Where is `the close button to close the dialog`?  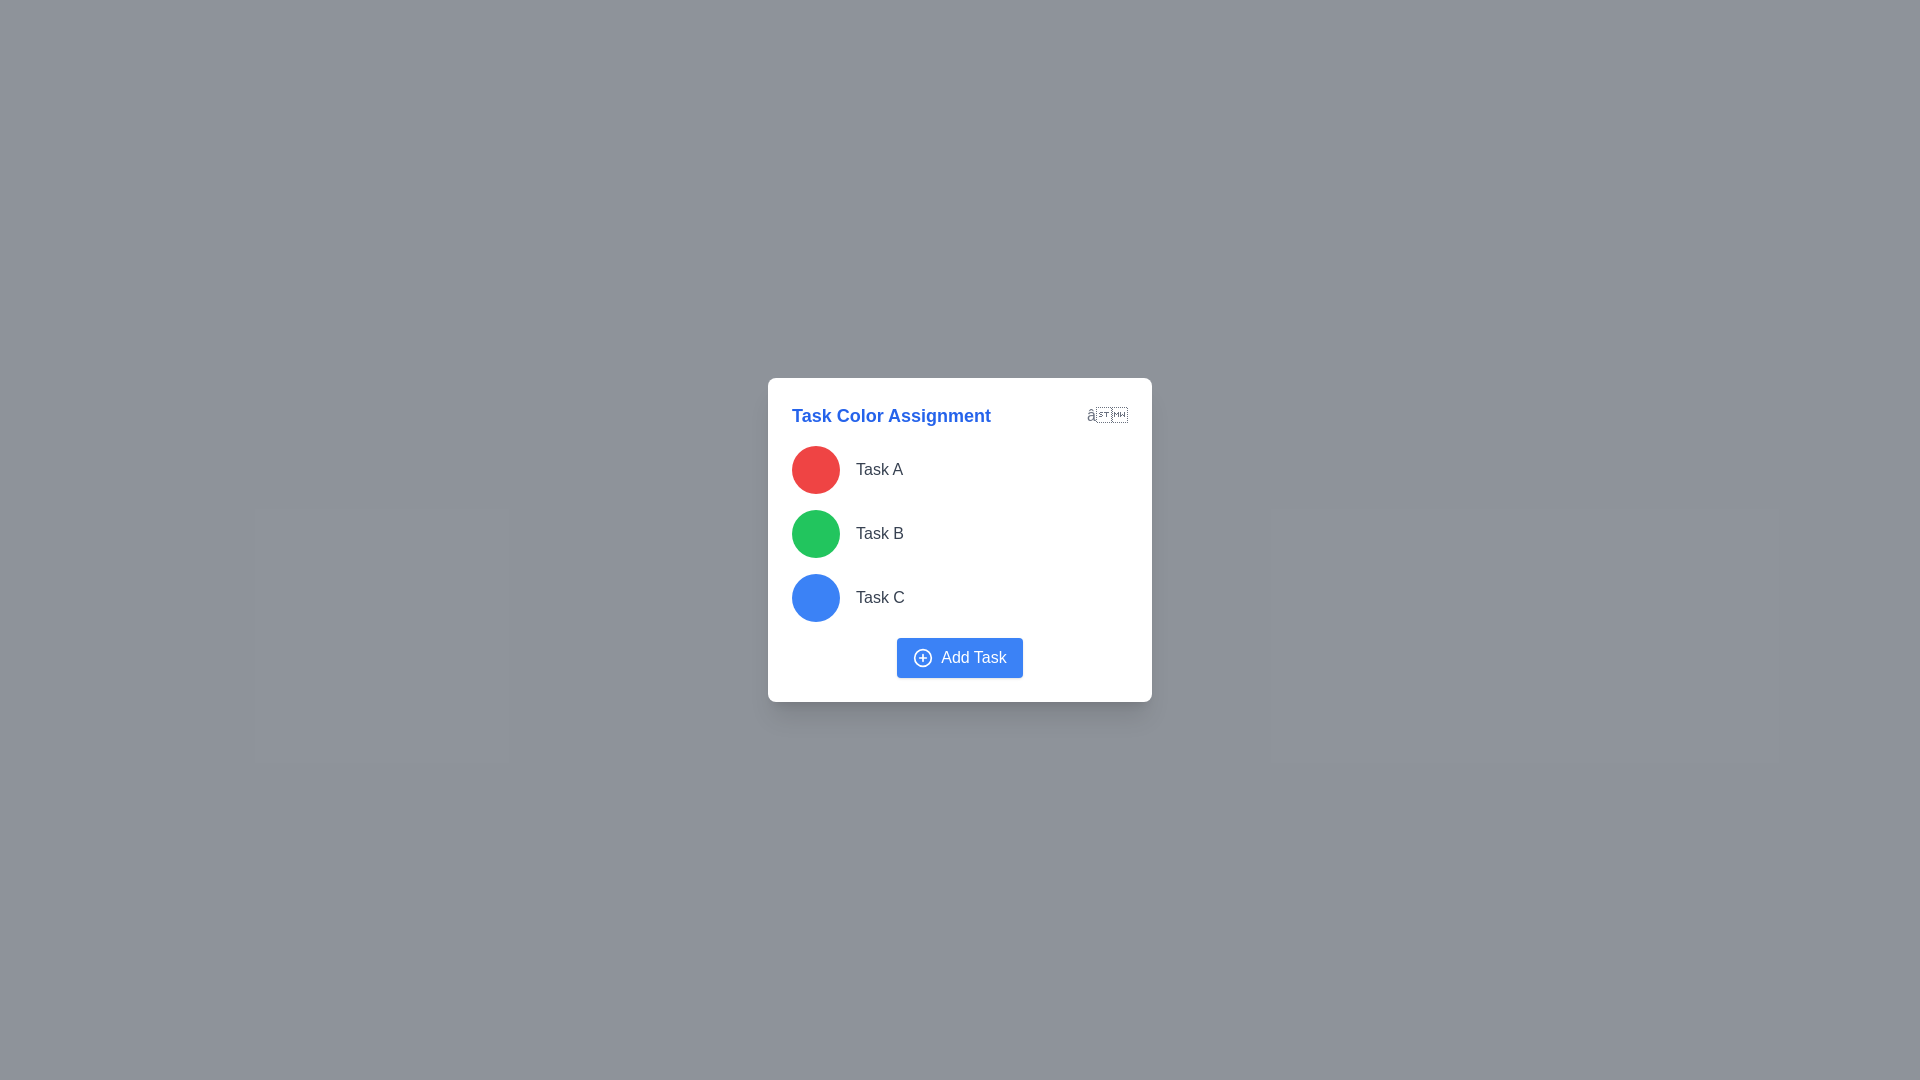 the close button to close the dialog is located at coordinates (1106, 415).